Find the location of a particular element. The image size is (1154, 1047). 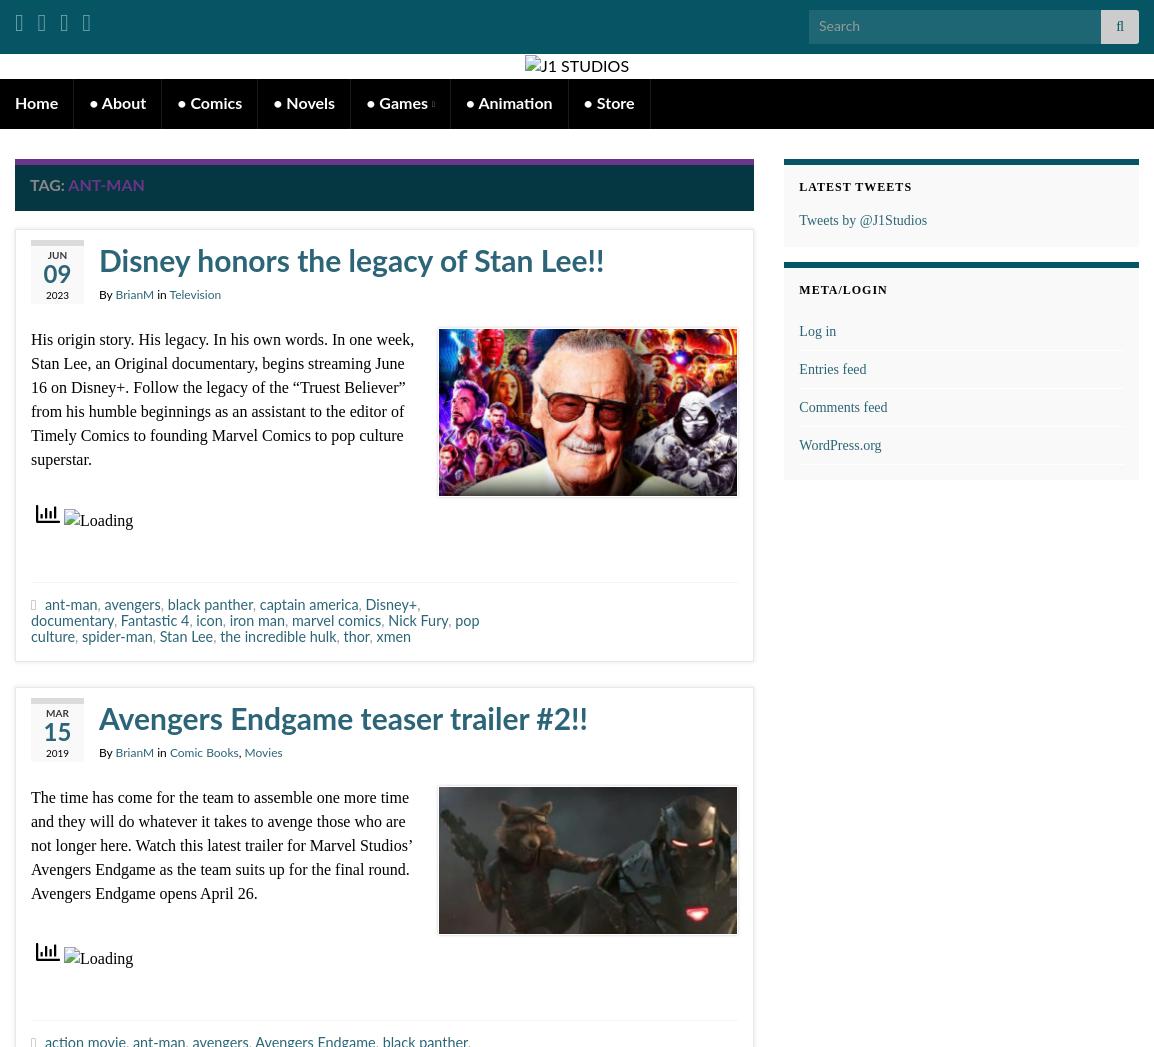

'Log in' is located at coordinates (816, 329).